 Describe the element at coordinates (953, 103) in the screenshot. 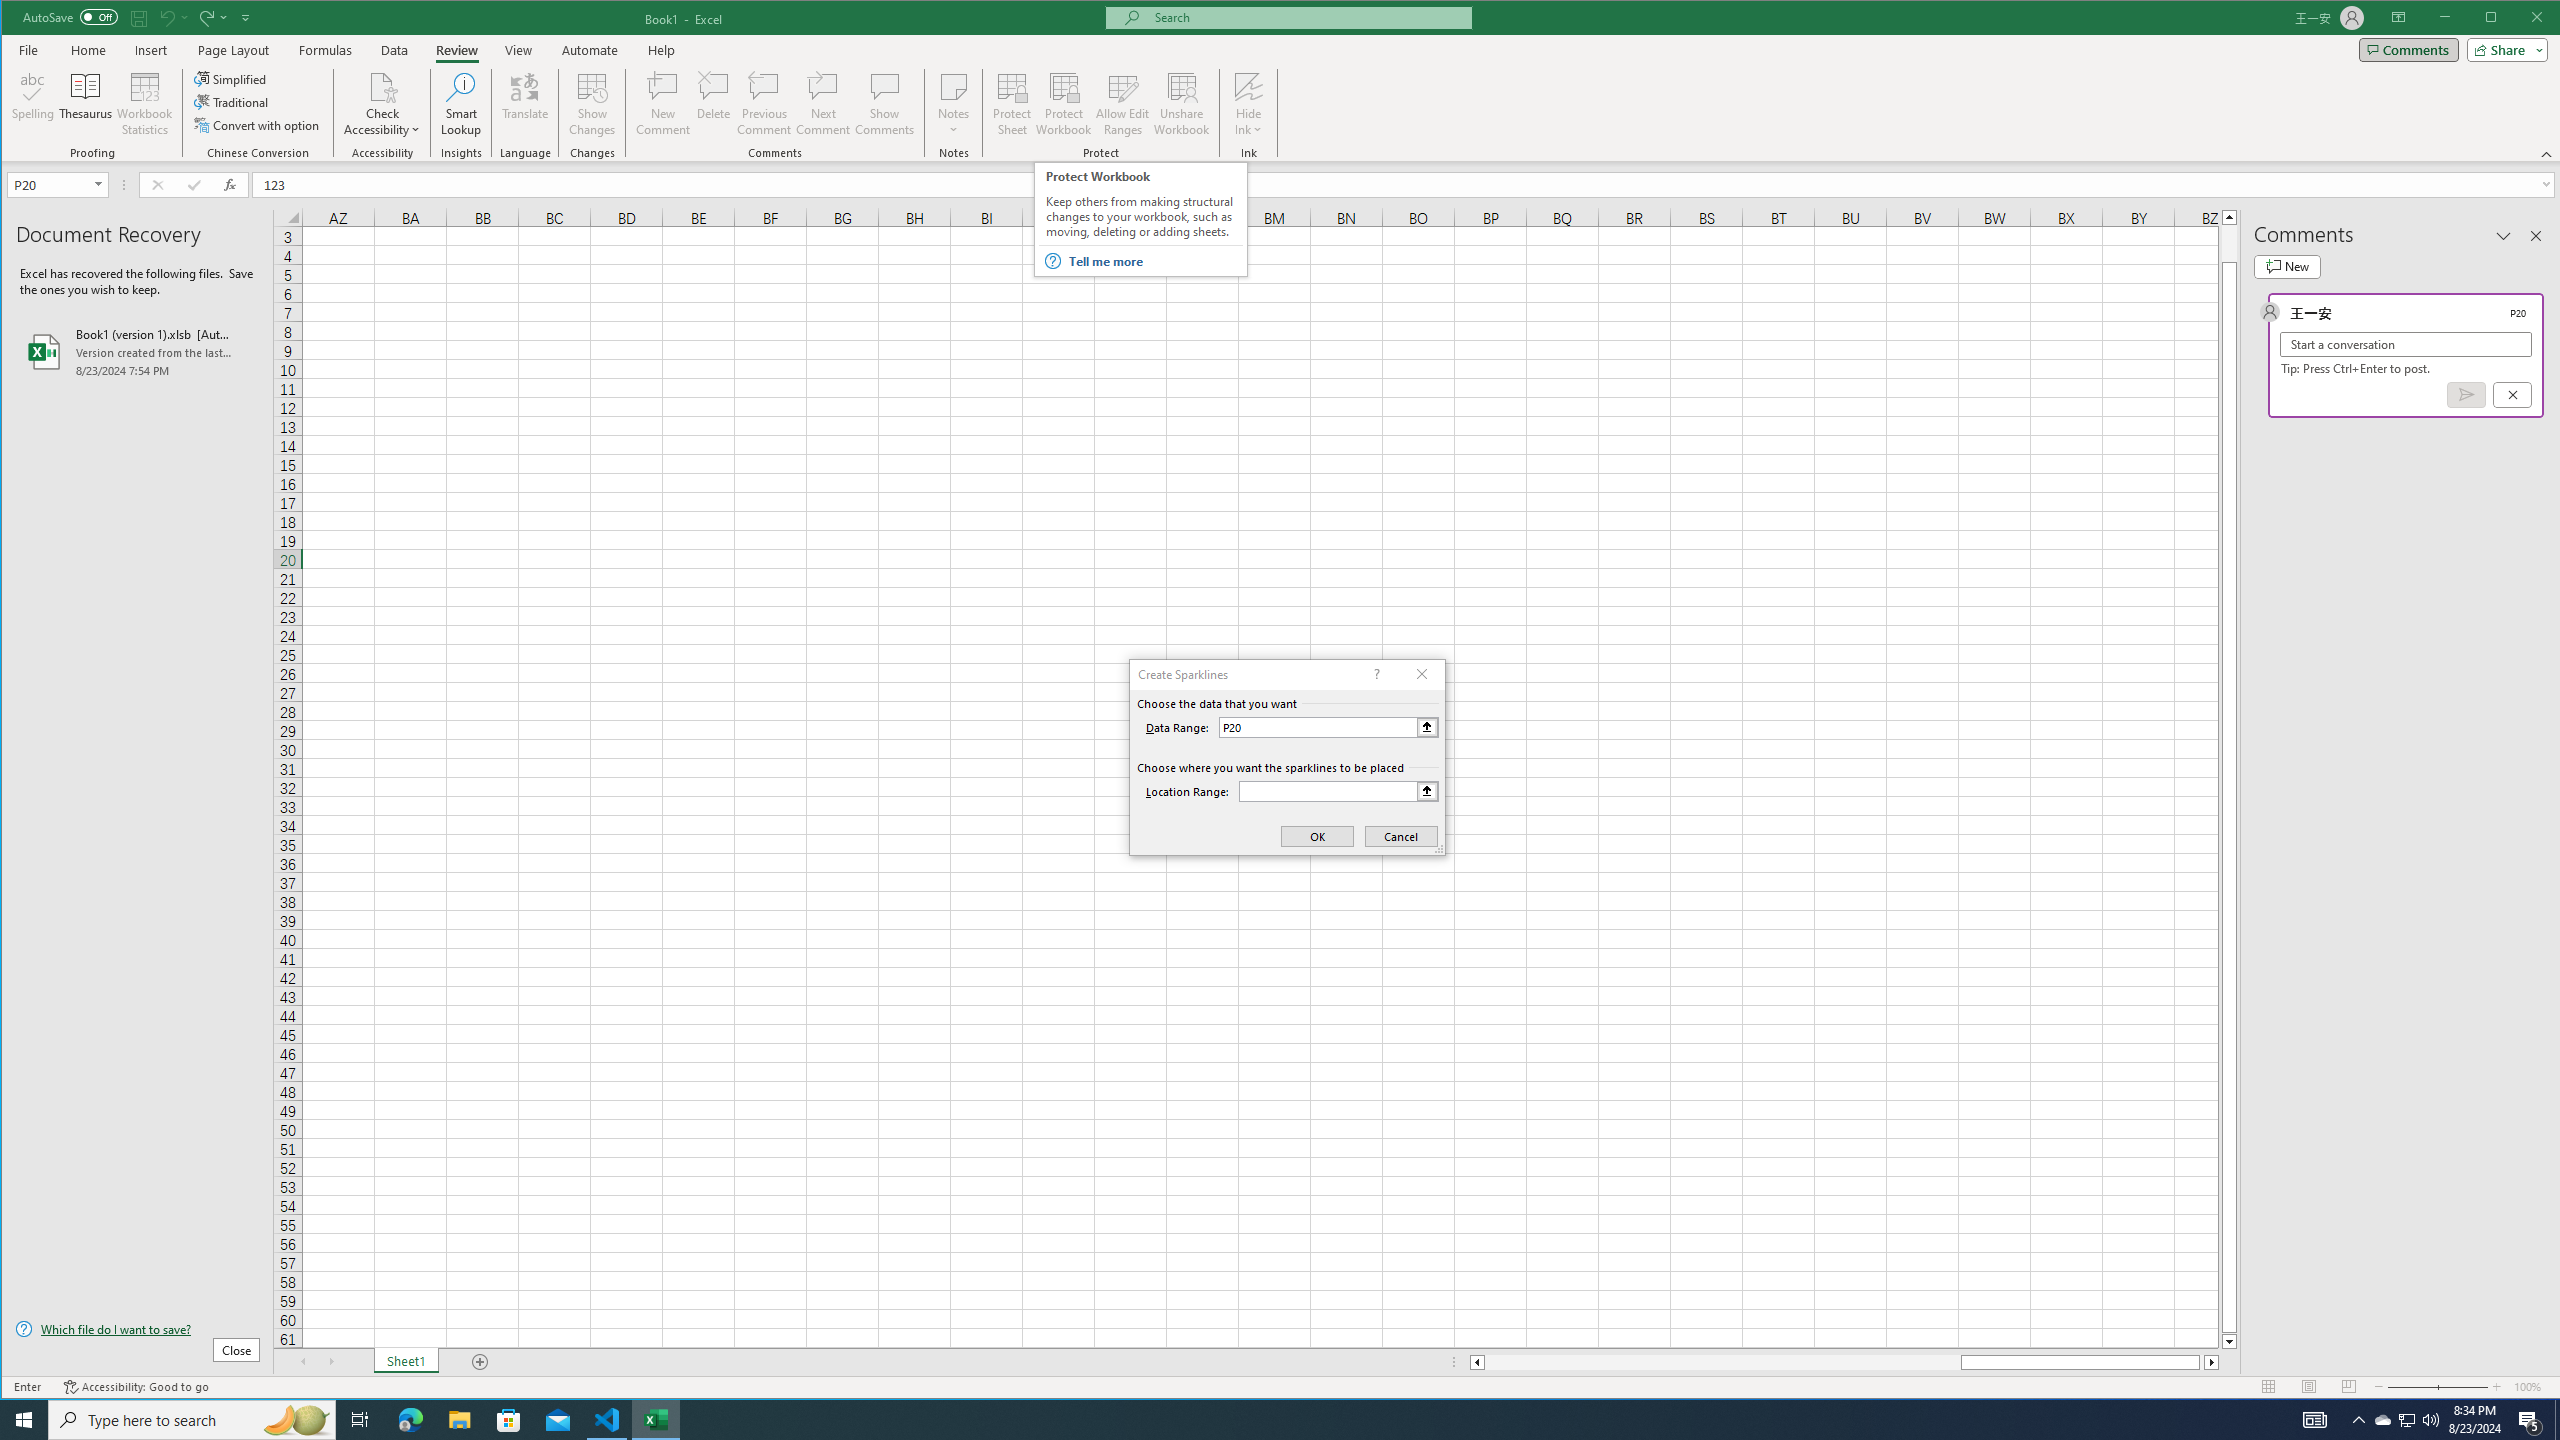

I see `'Notes'` at that location.